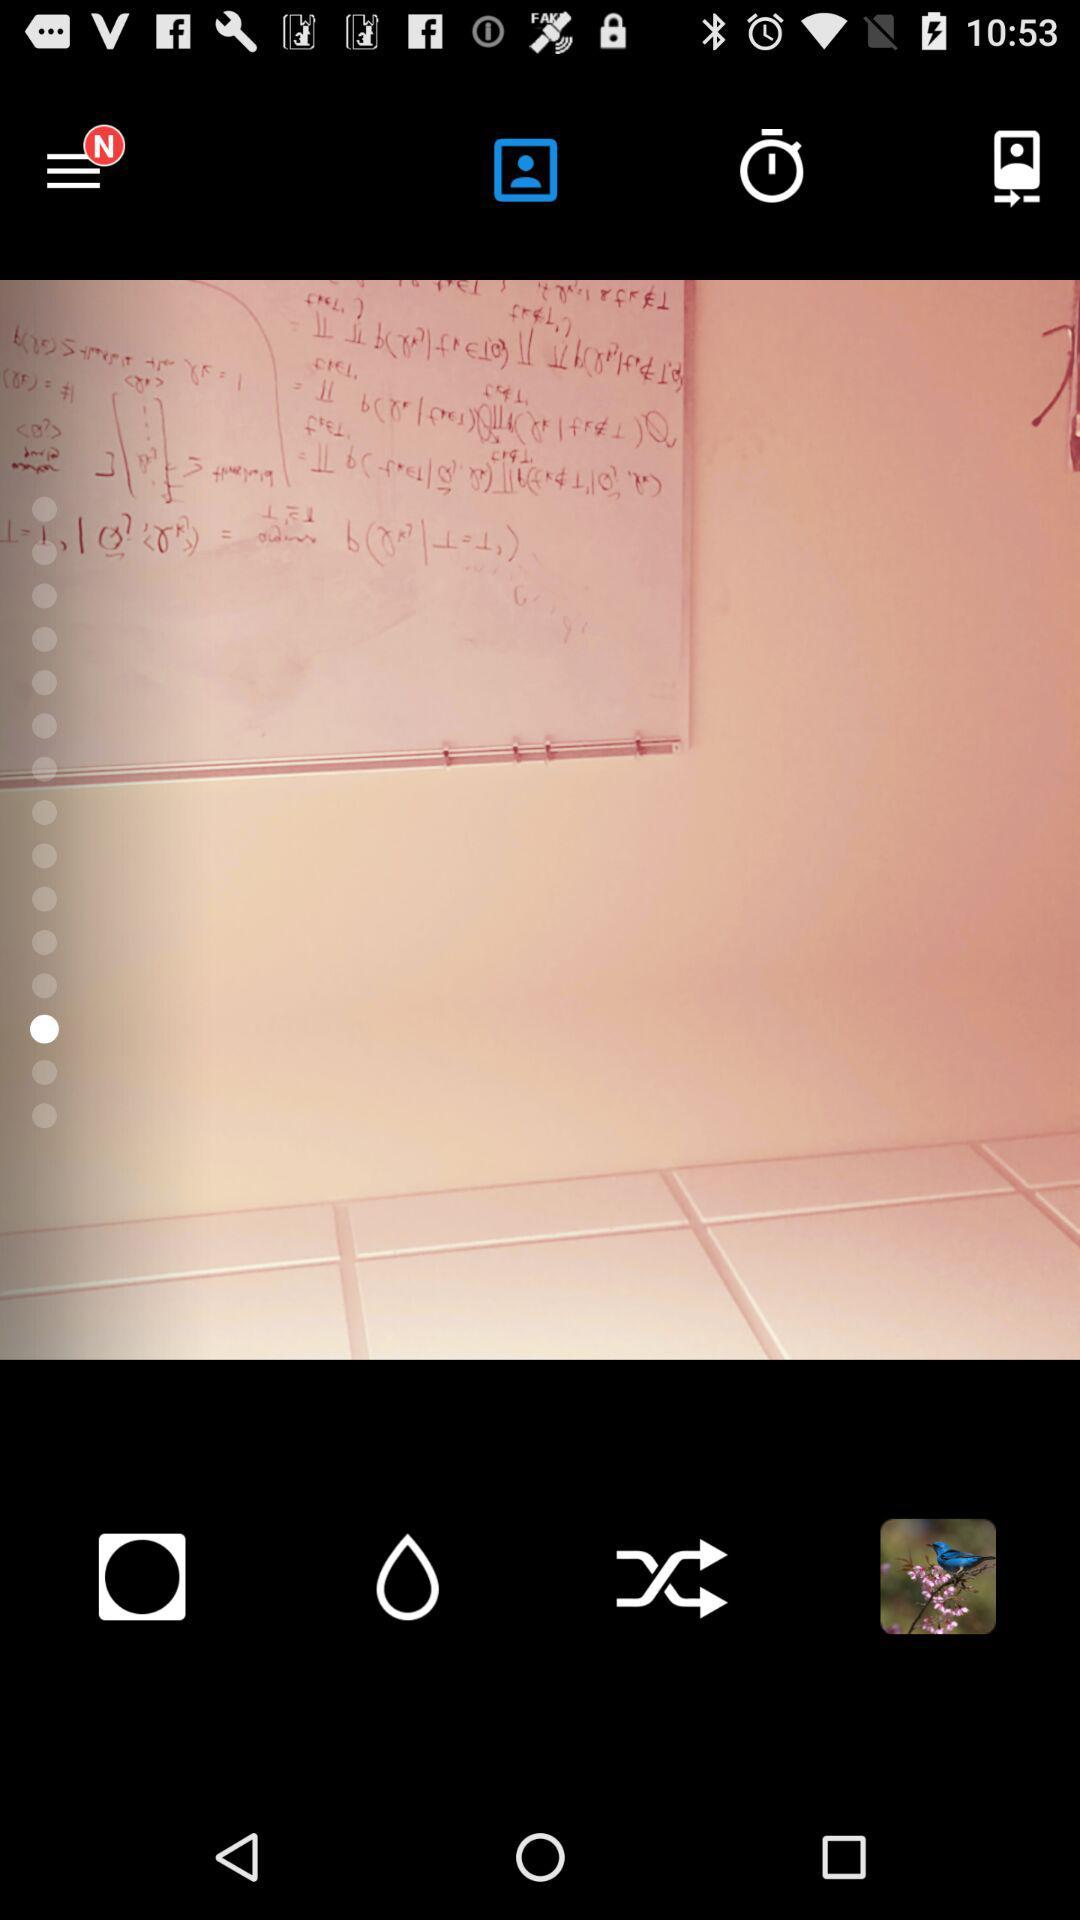  What do you see at coordinates (770, 182) in the screenshot?
I see `the time icon` at bounding box center [770, 182].